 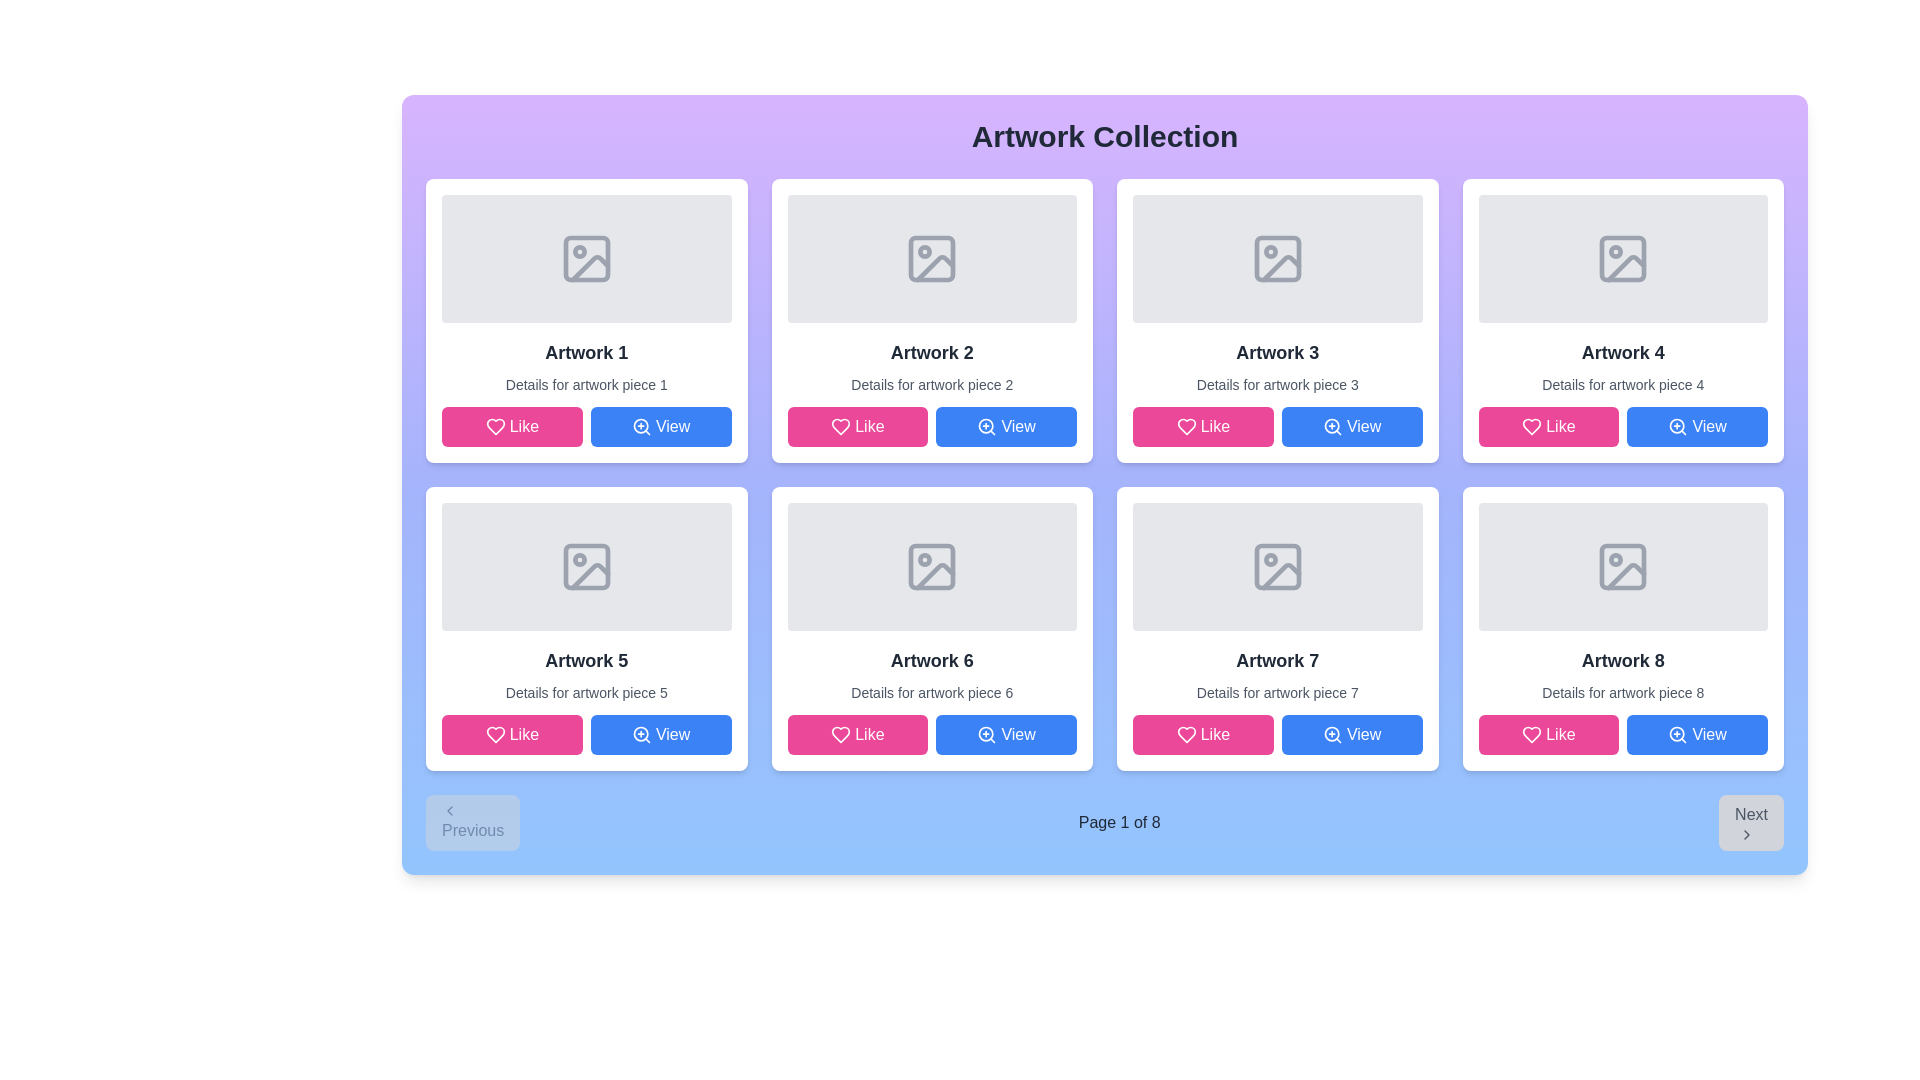 I want to click on the zoom-in icon embedded inside the 'View' button located in the lower-right side of the card for 'Artwork 5', so click(x=641, y=735).